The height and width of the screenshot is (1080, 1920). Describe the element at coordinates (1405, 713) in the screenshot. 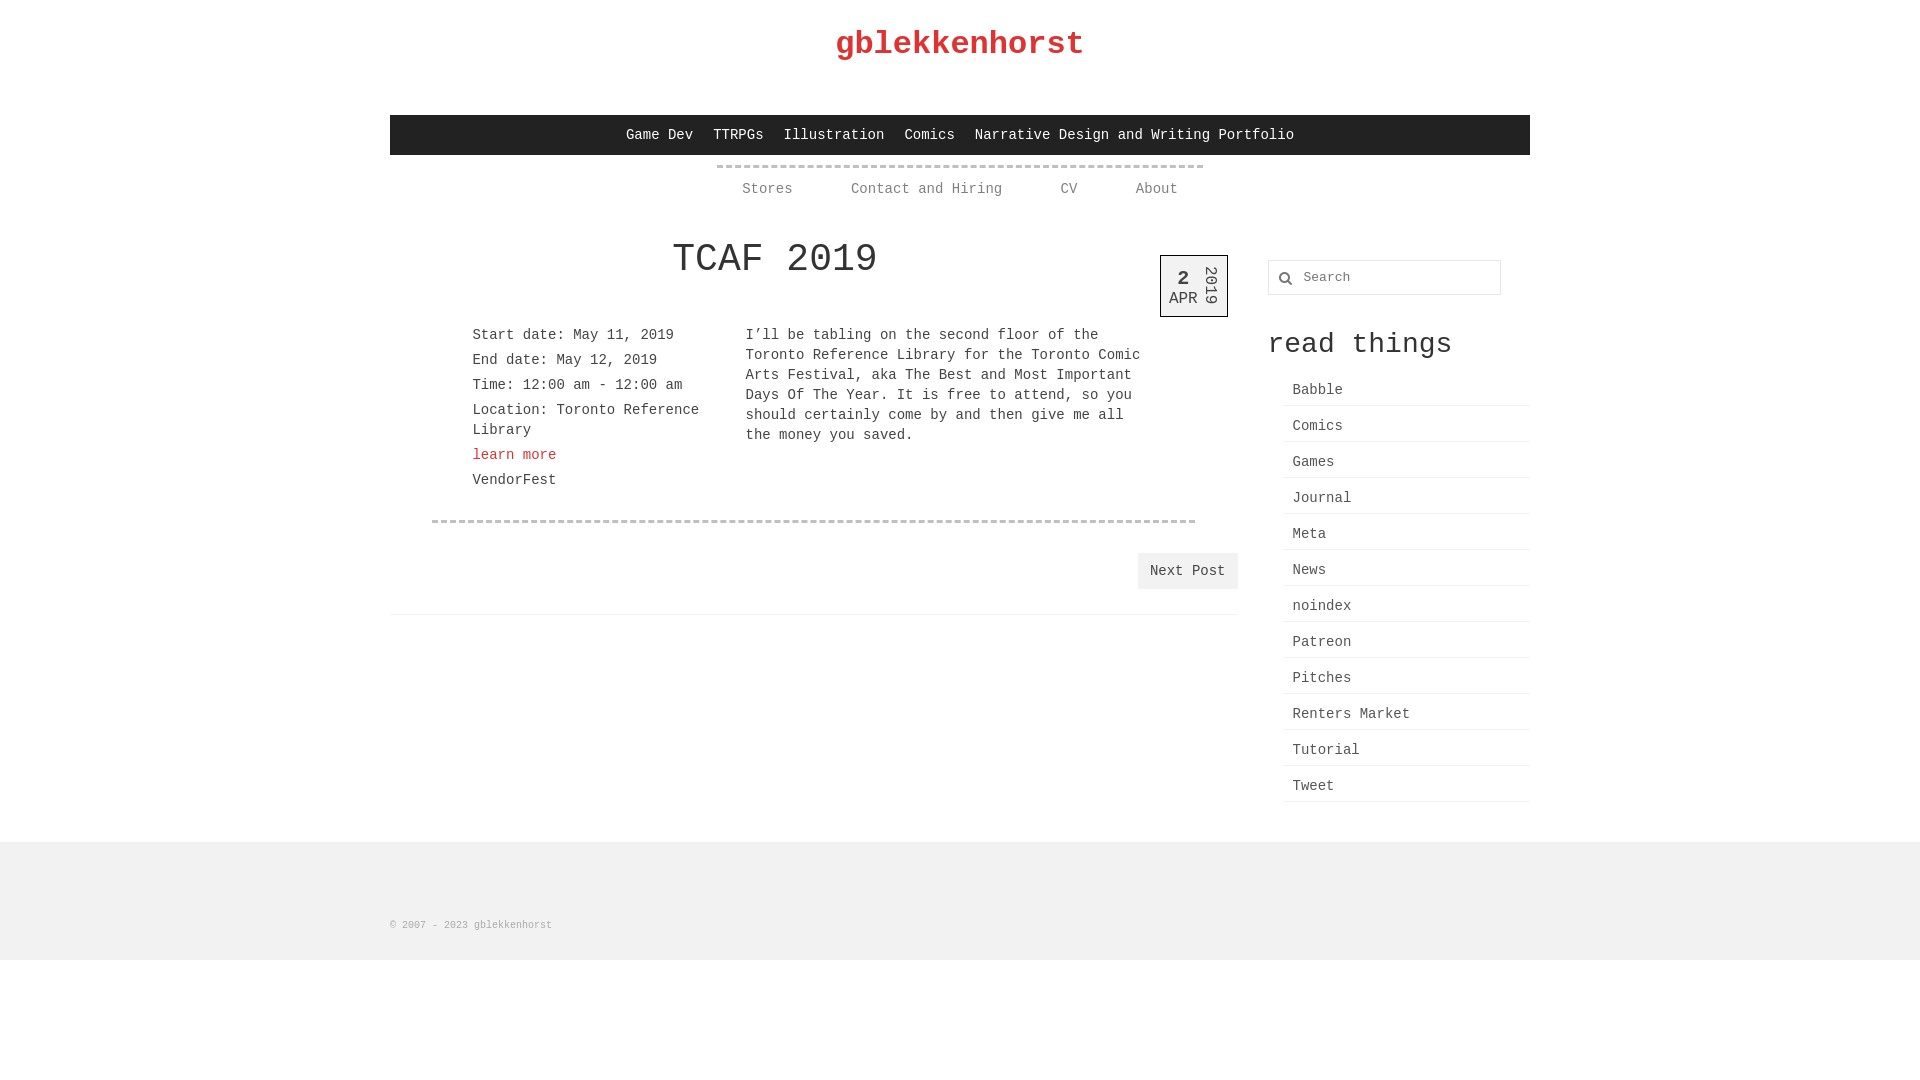

I see `'Renters Market'` at that location.